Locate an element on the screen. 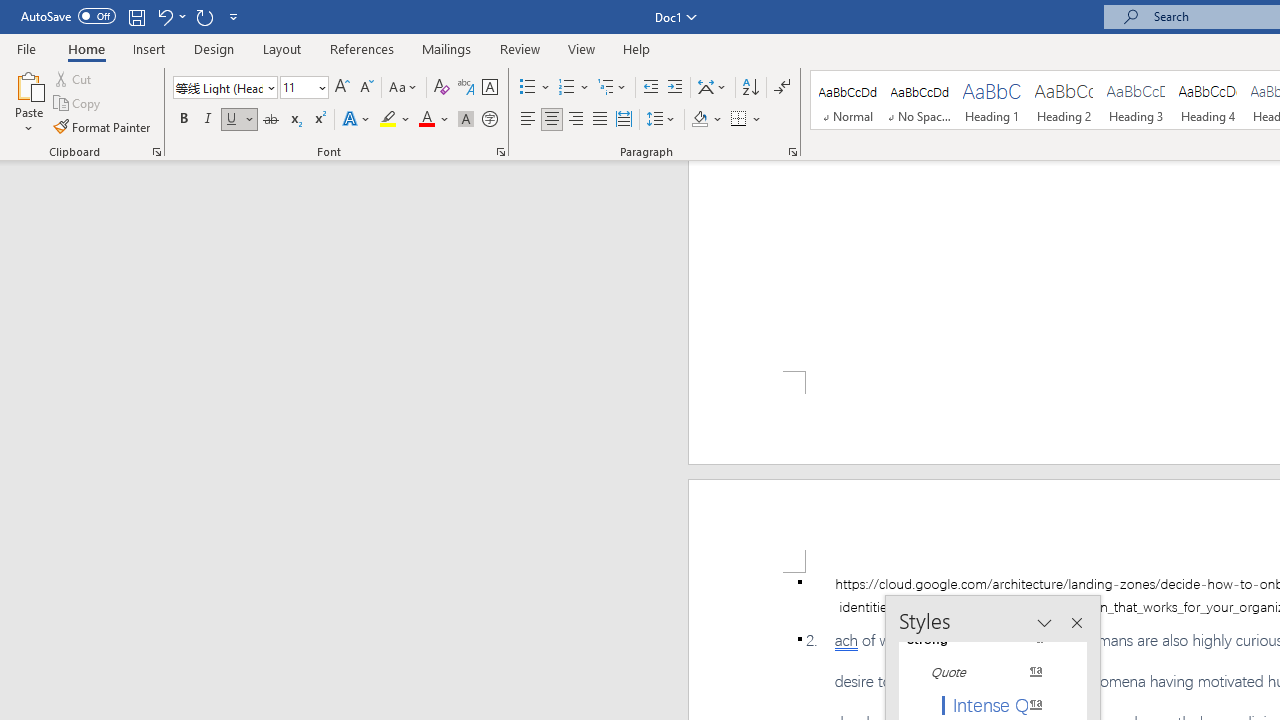 Image resolution: width=1280 pixels, height=720 pixels. 'Heading 2' is located at coordinates (1062, 100).